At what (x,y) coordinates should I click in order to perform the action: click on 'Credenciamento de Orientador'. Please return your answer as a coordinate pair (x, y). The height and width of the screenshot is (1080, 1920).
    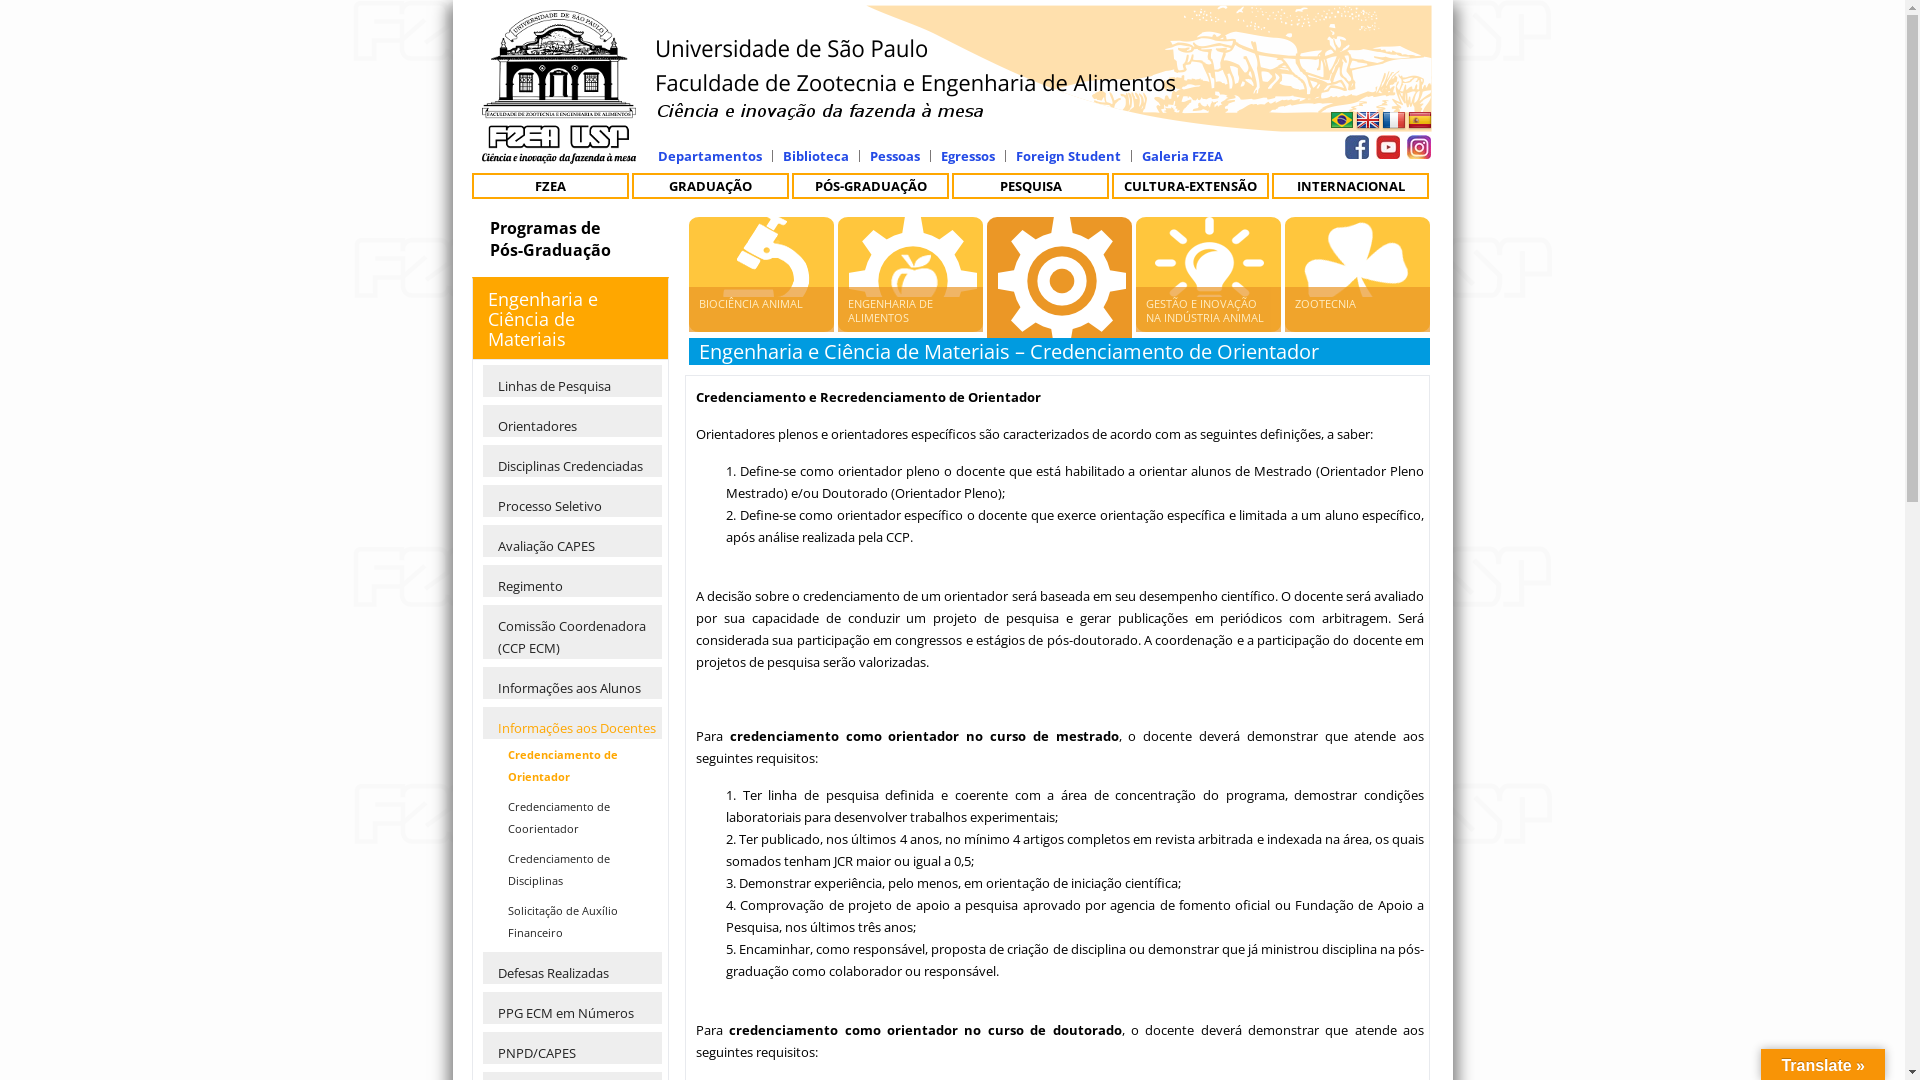
    Looking at the image, I should click on (575, 765).